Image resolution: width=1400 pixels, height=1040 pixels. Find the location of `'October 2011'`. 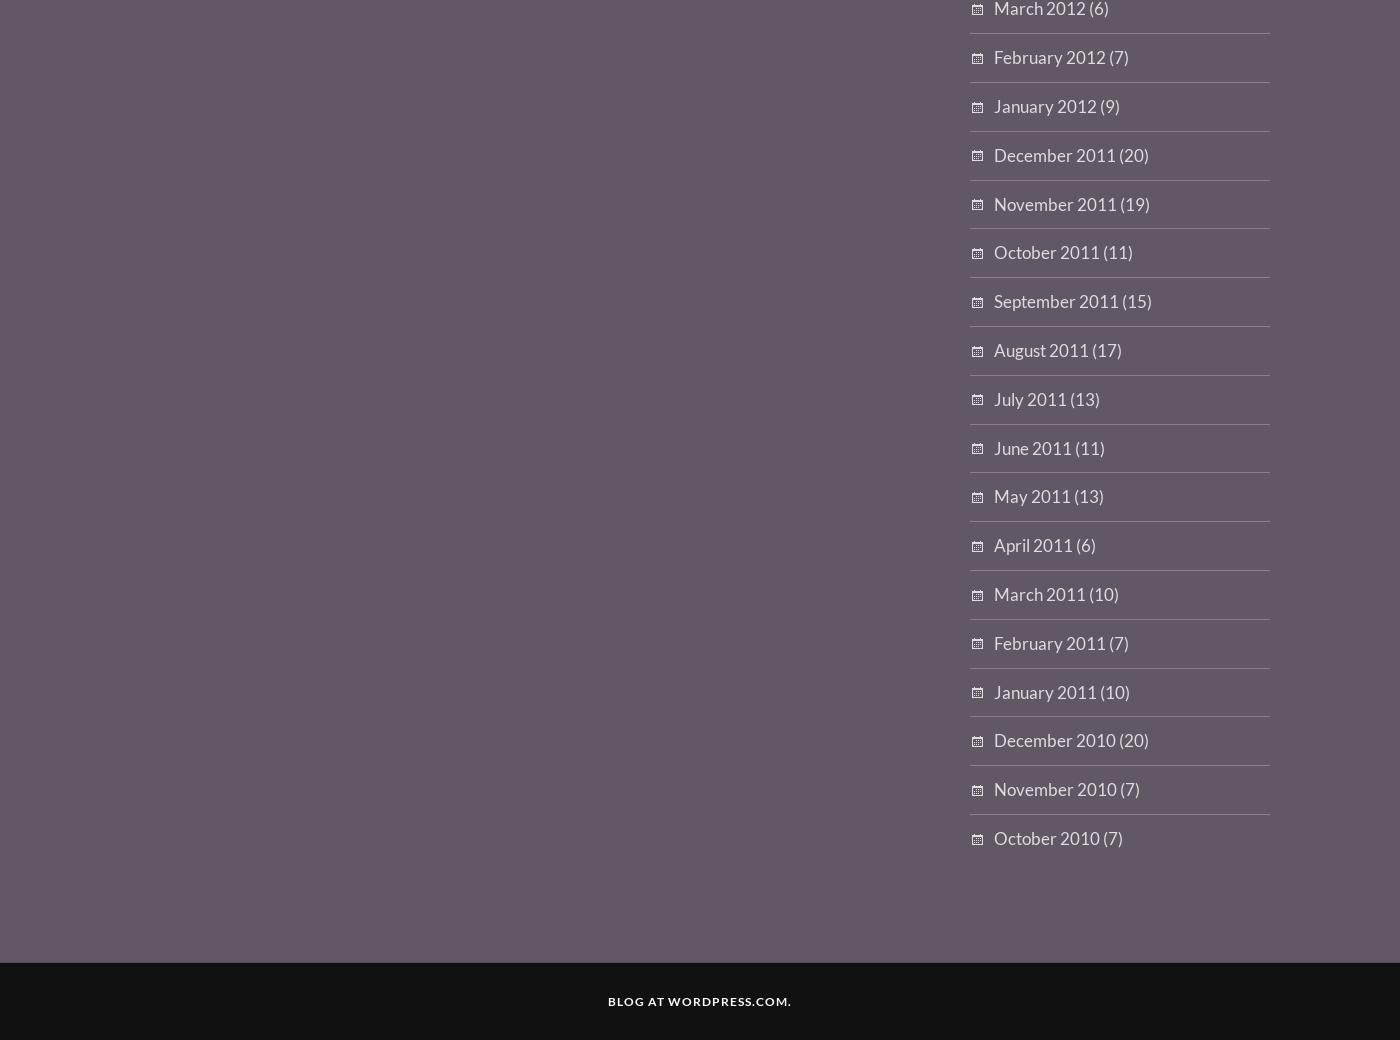

'October 2011' is located at coordinates (994, 252).